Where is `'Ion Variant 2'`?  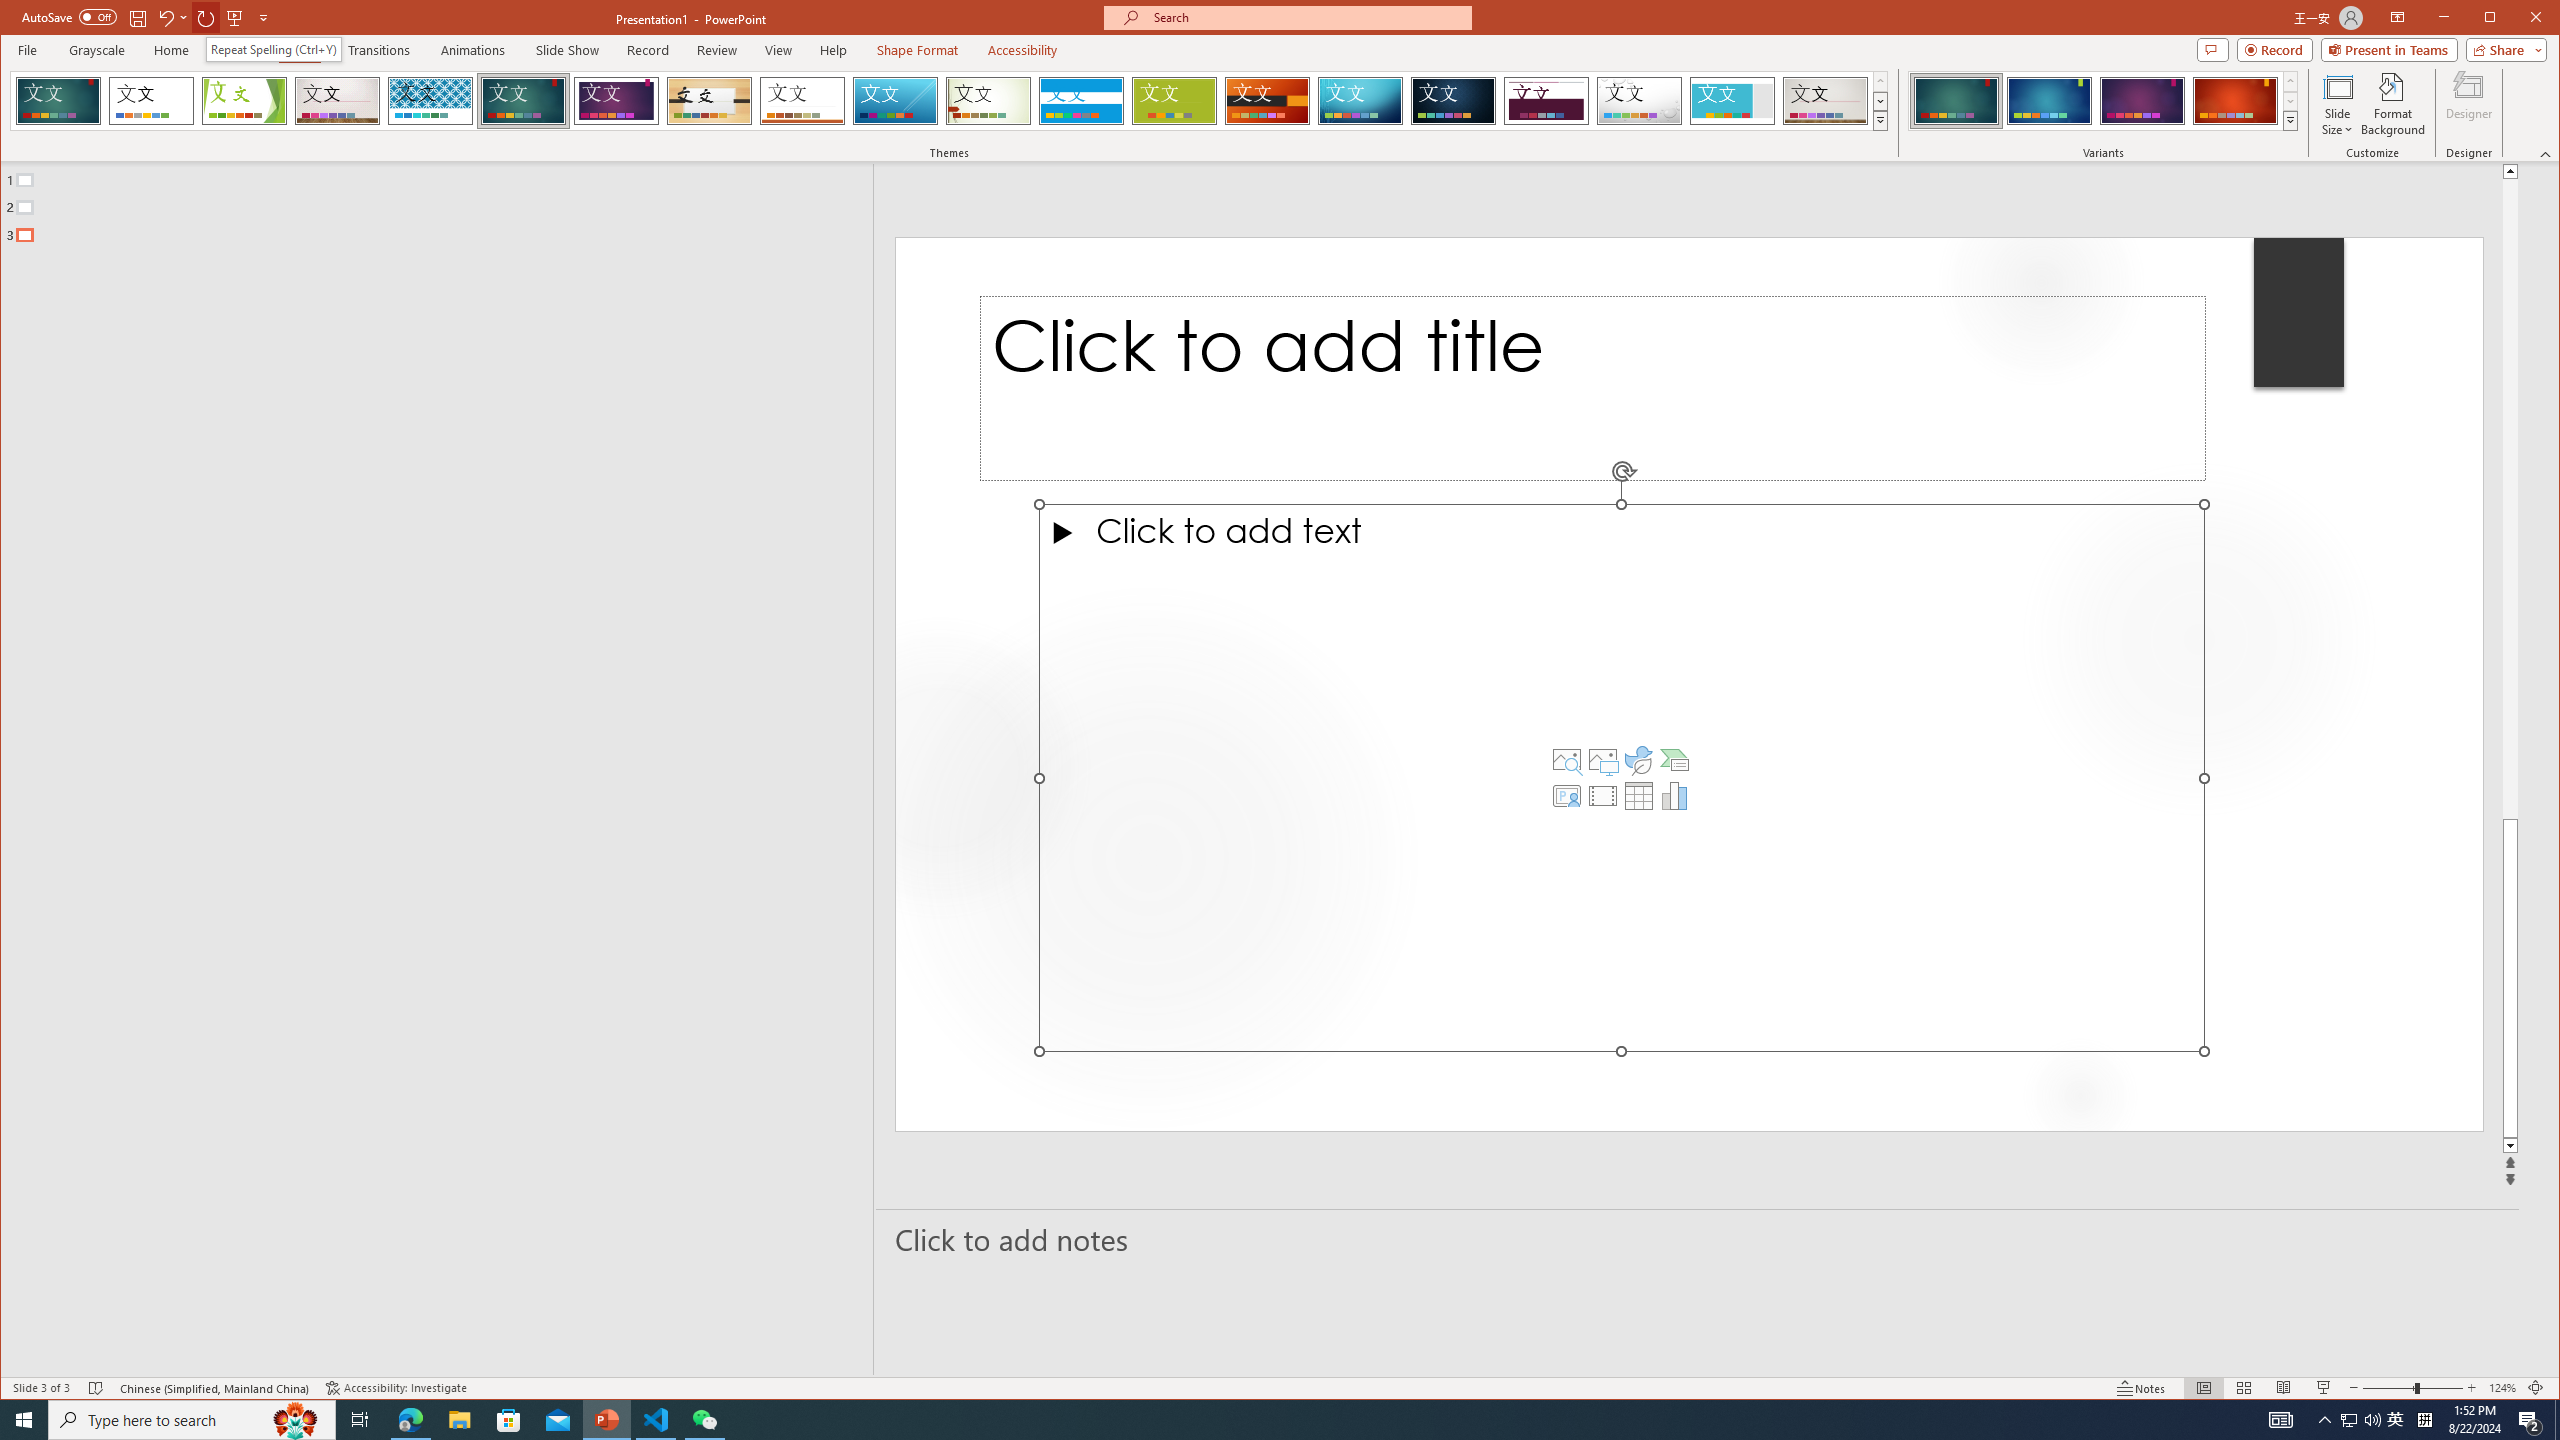
'Ion Variant 2' is located at coordinates (2049, 100).